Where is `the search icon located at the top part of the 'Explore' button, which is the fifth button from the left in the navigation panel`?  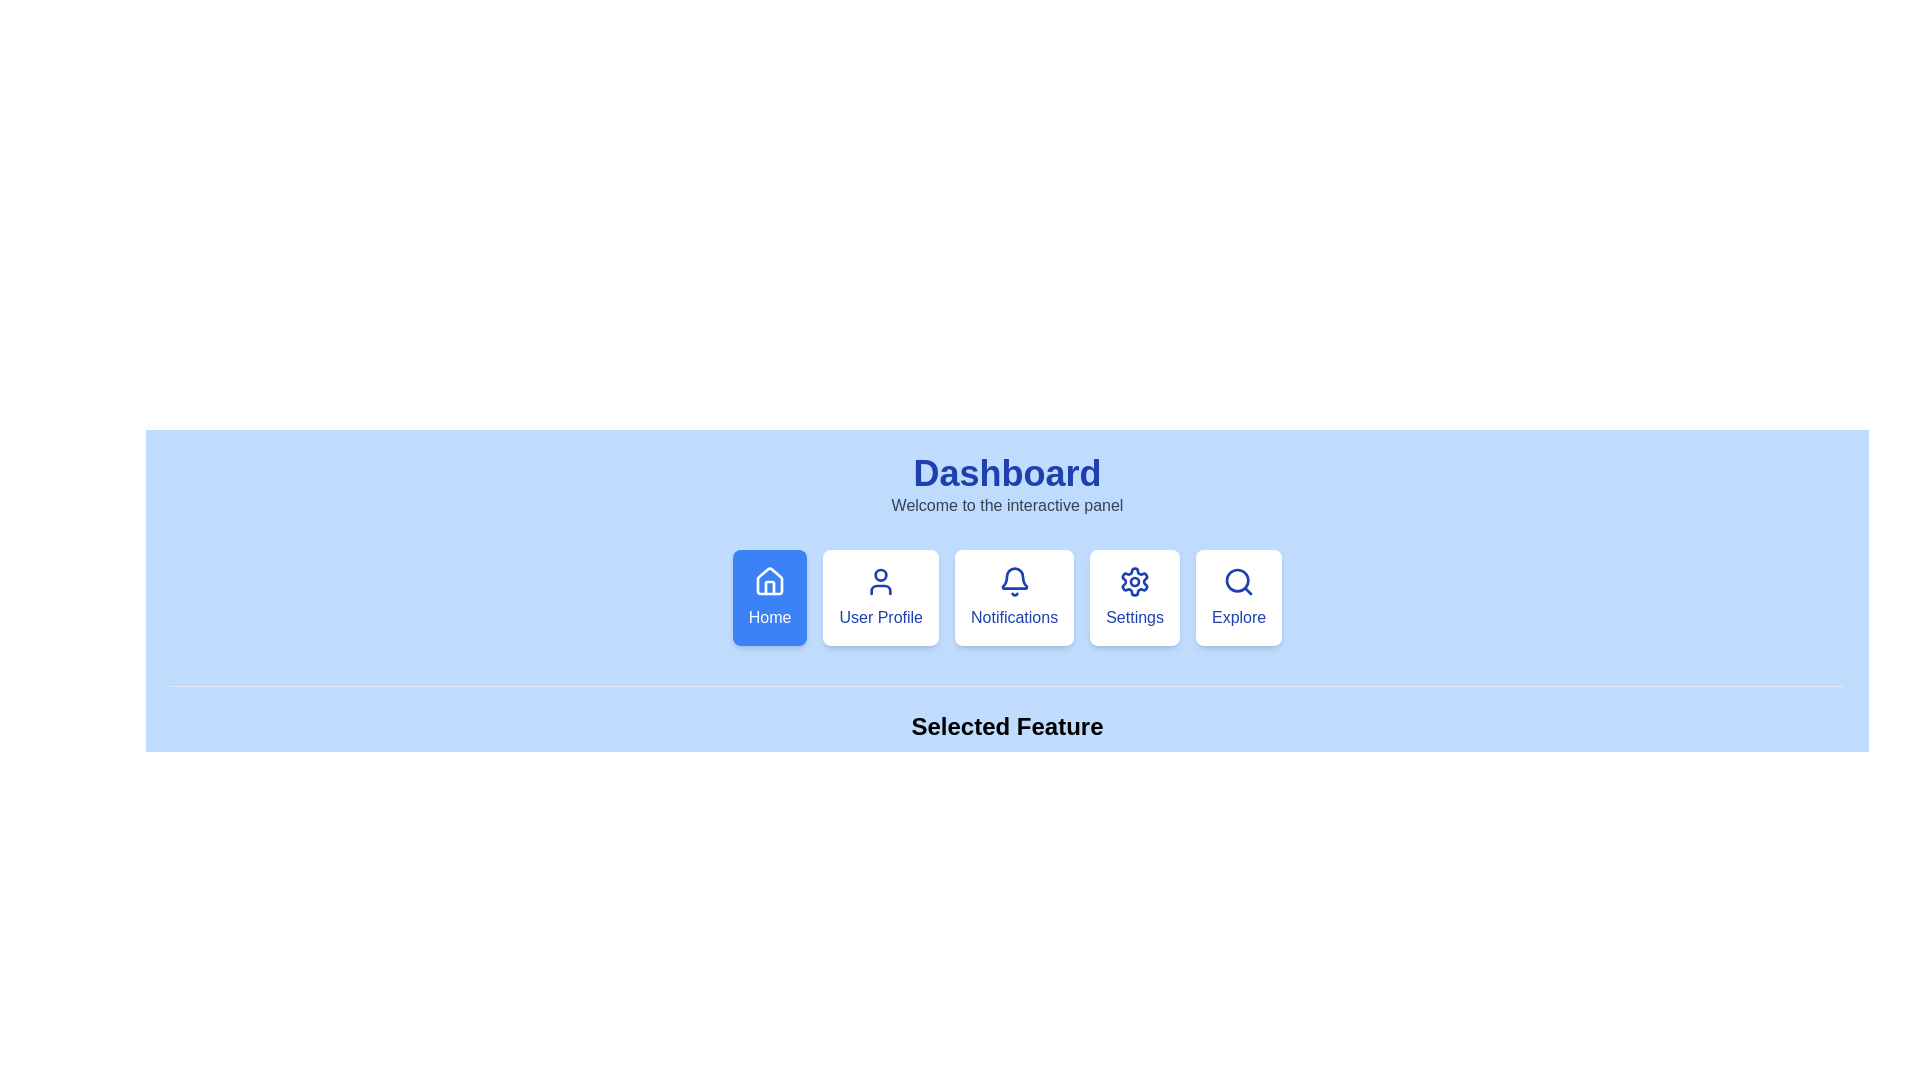
the search icon located at the top part of the 'Explore' button, which is the fifth button from the left in the navigation panel is located at coordinates (1238, 582).